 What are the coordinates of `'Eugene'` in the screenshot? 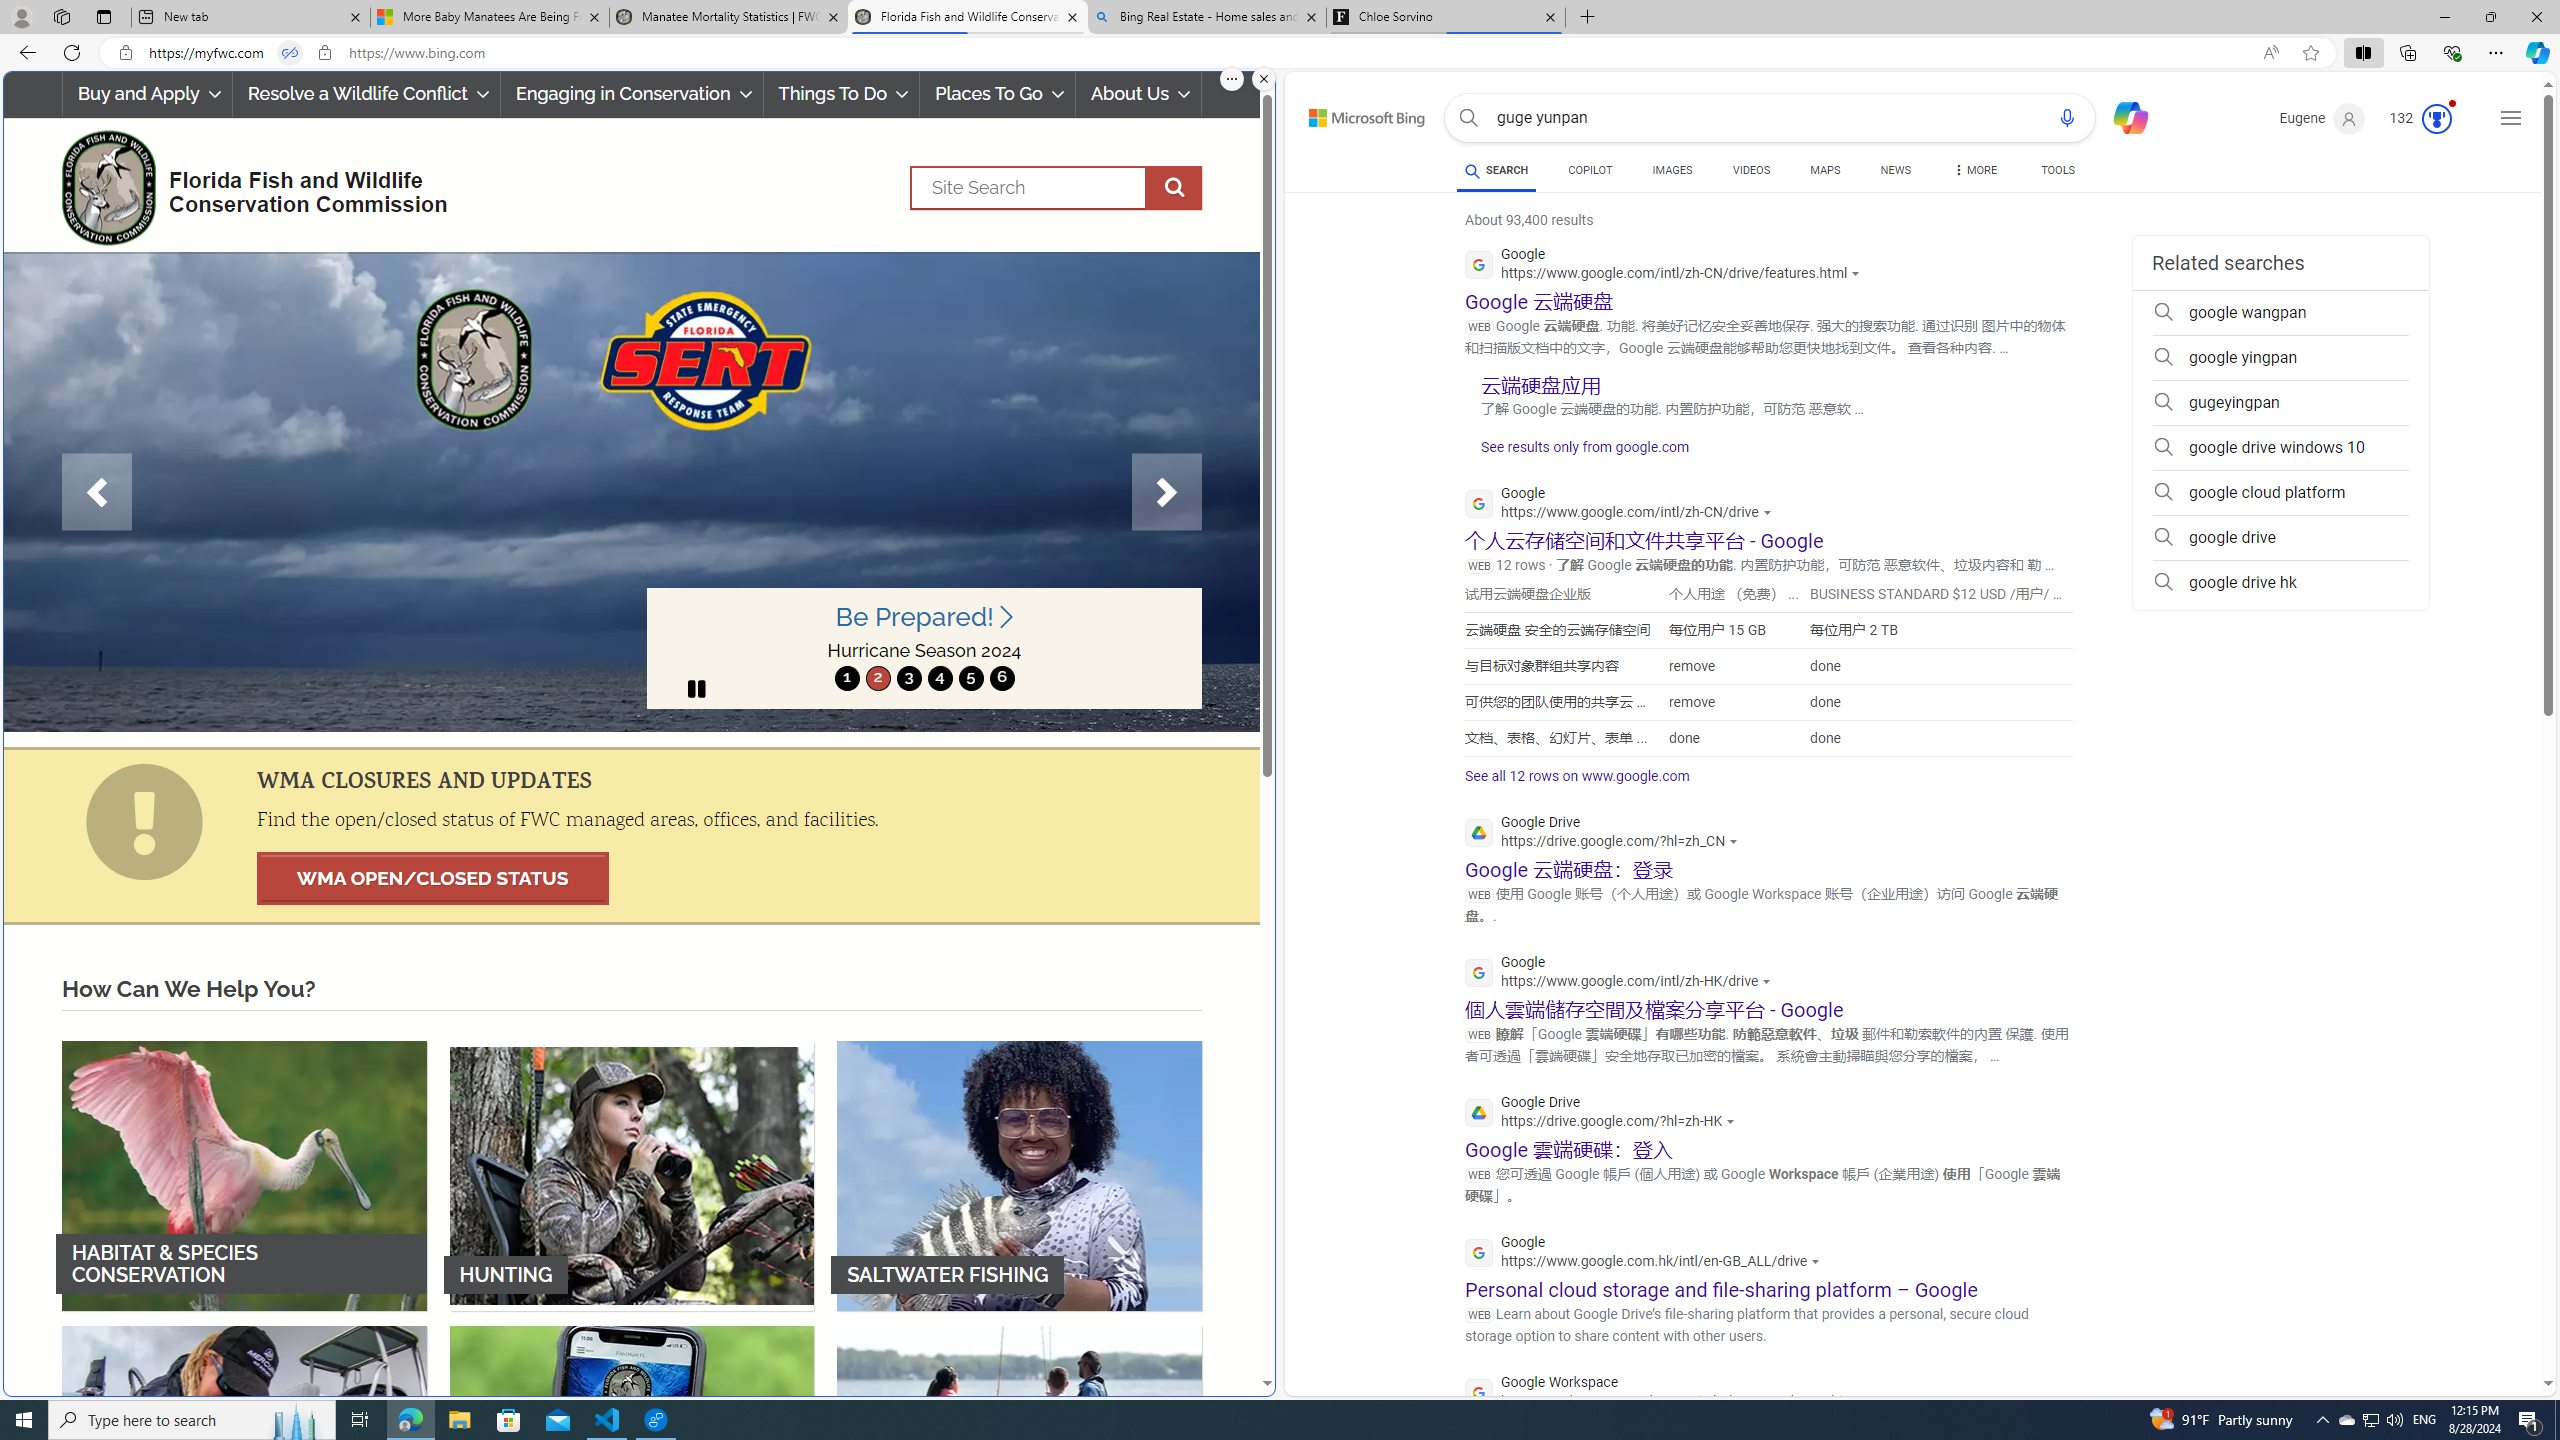 It's located at (2320, 118).